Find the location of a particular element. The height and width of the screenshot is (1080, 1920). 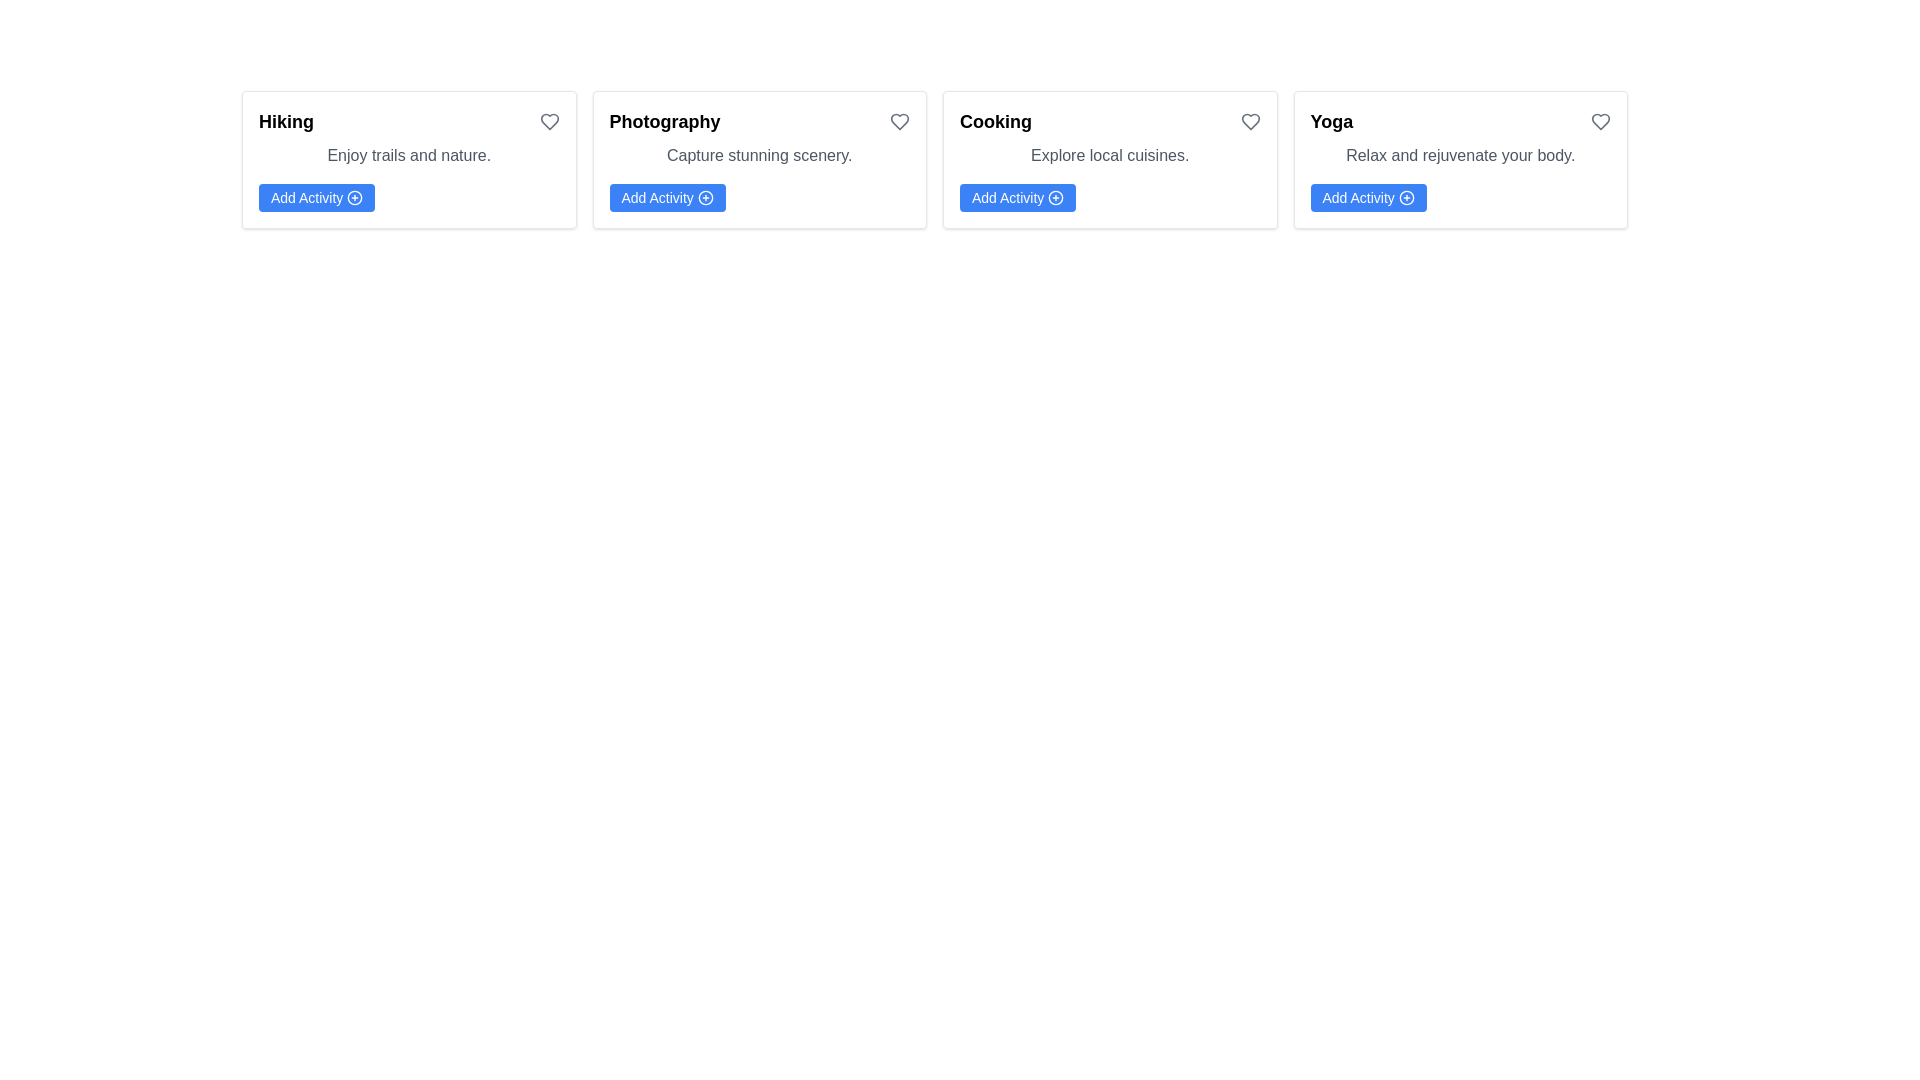

the heart outline icon located at the top-right corner of the 'Hiking' activity card is located at coordinates (549, 122).